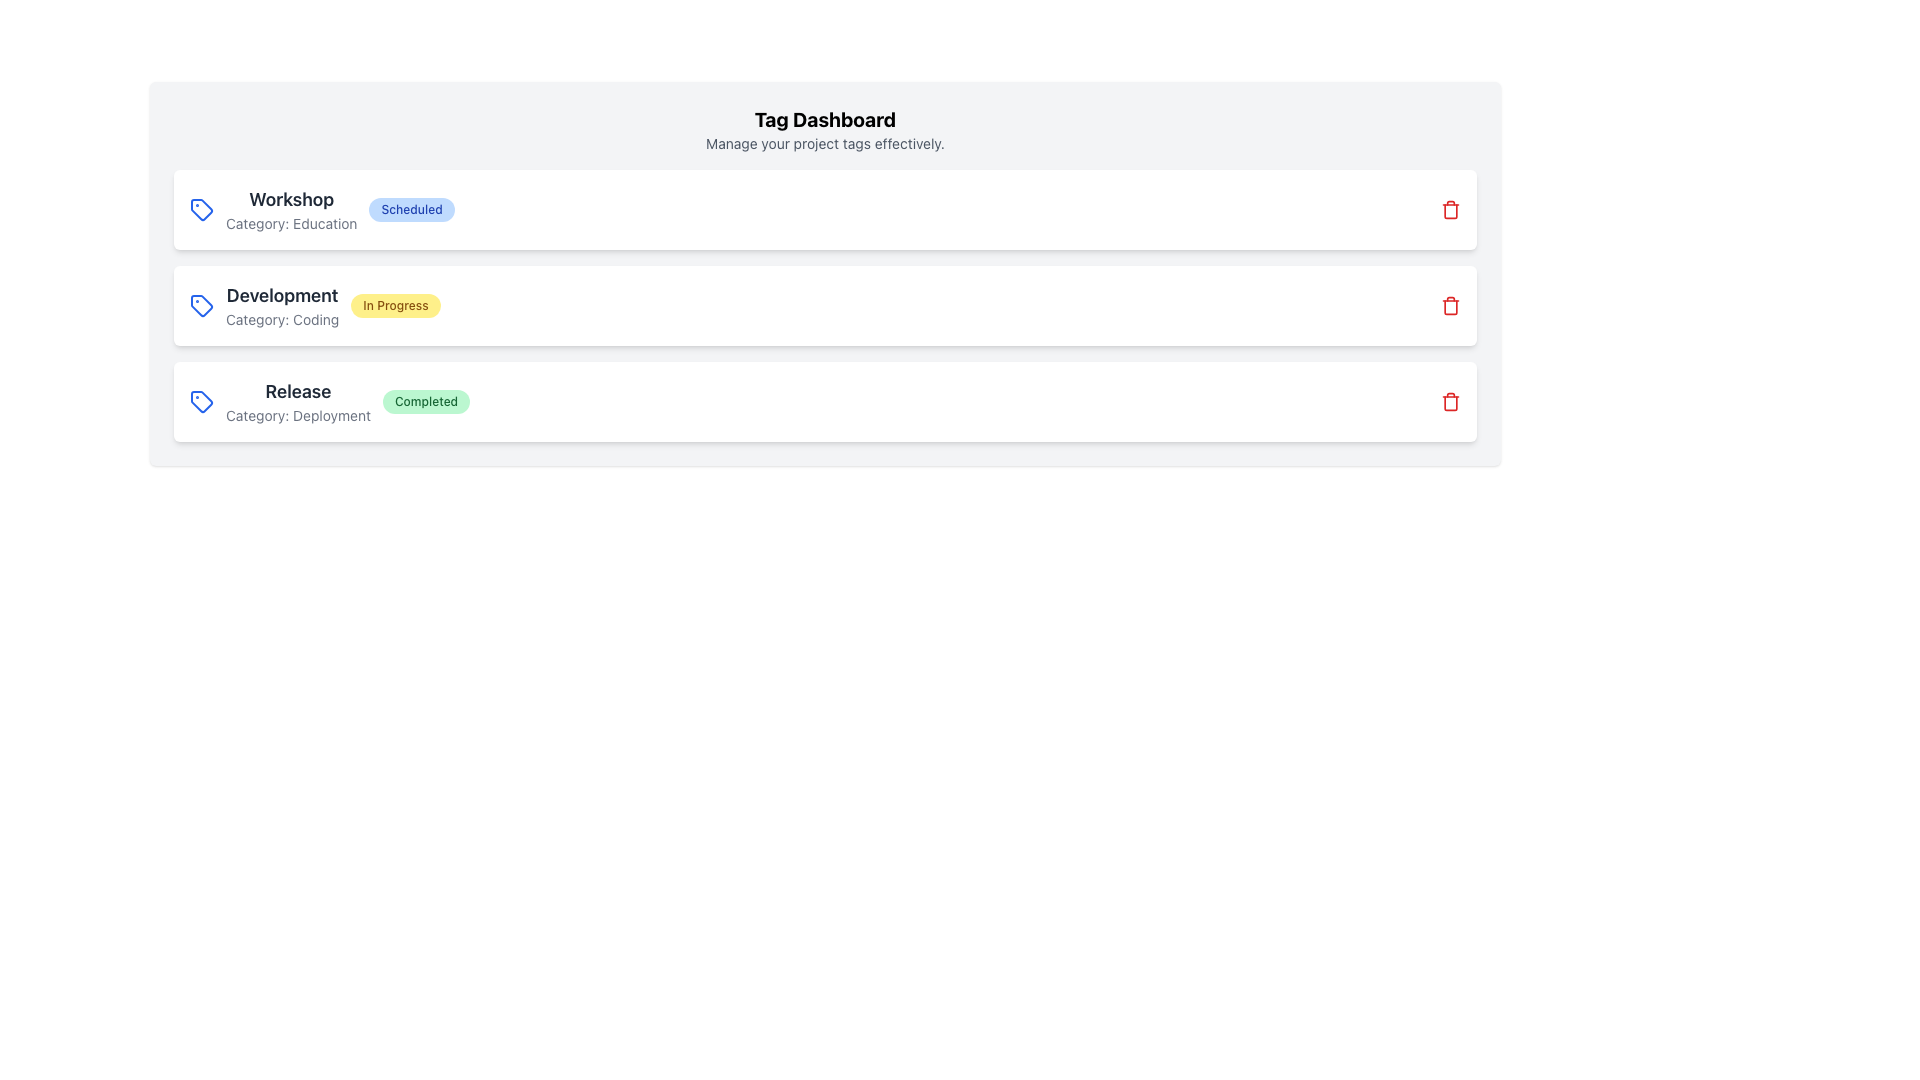 The width and height of the screenshot is (1920, 1080). I want to click on the delete icon button located at the far right side of the 'Release Category: Deployment Completed' card, so click(1450, 401).